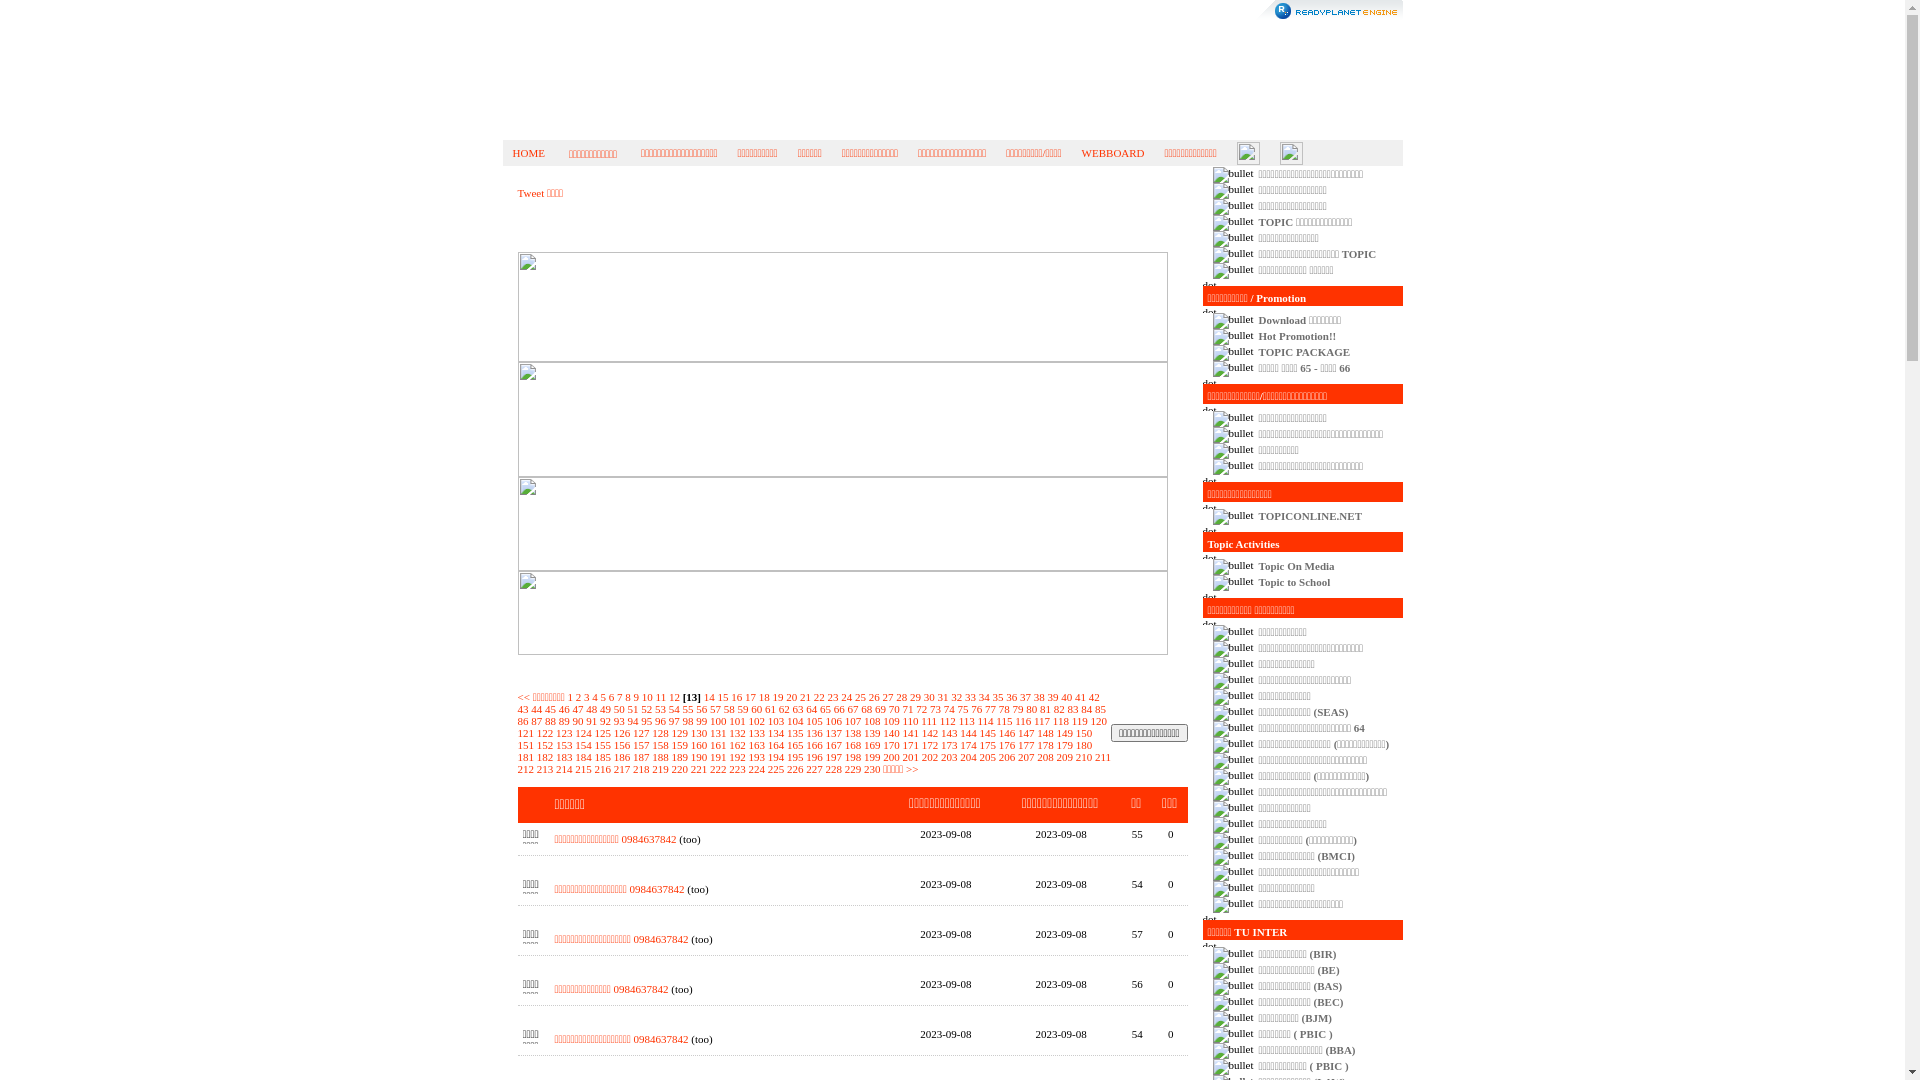  I want to click on '91', so click(590, 721).